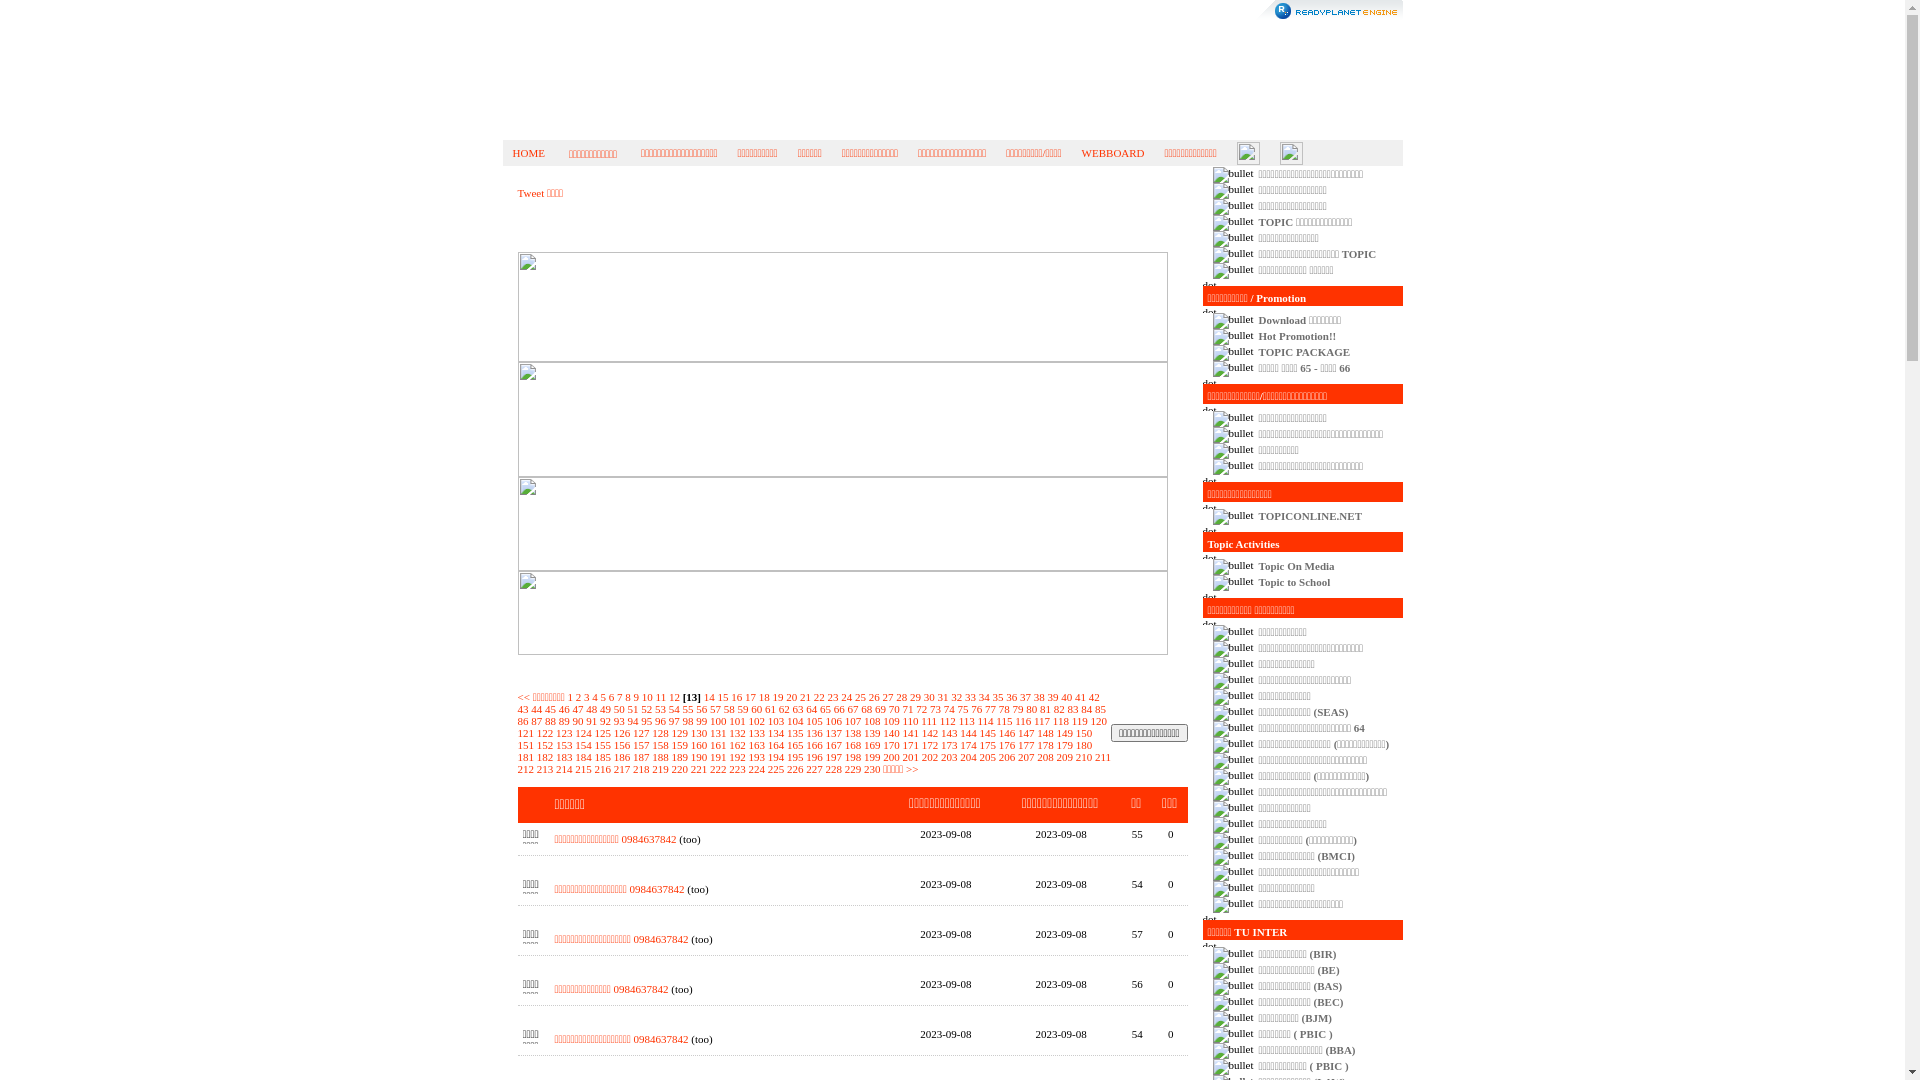  I want to click on '91', so click(590, 721).